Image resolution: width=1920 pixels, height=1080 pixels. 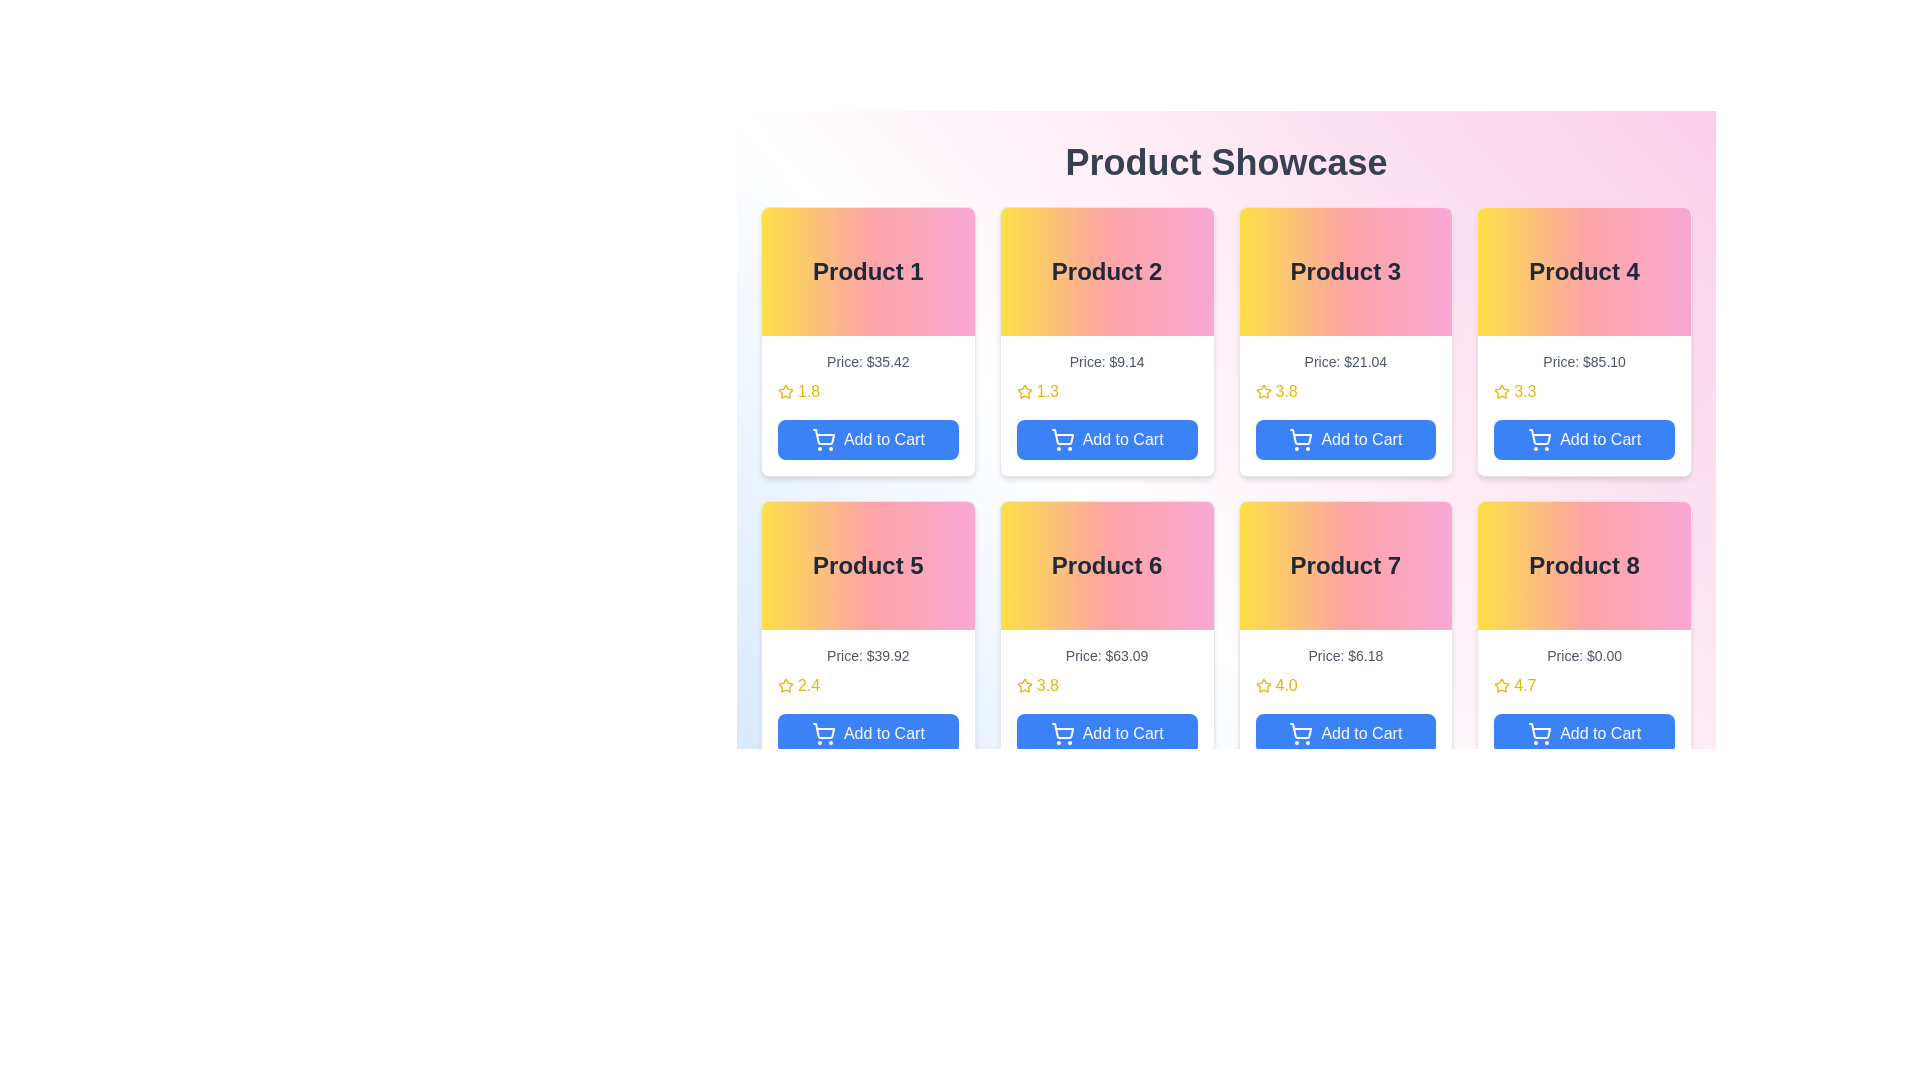 What do you see at coordinates (1583, 733) in the screenshot?
I see `the rectangular blue 'Add to Cart' button with white text and a shopping cart icon` at bounding box center [1583, 733].